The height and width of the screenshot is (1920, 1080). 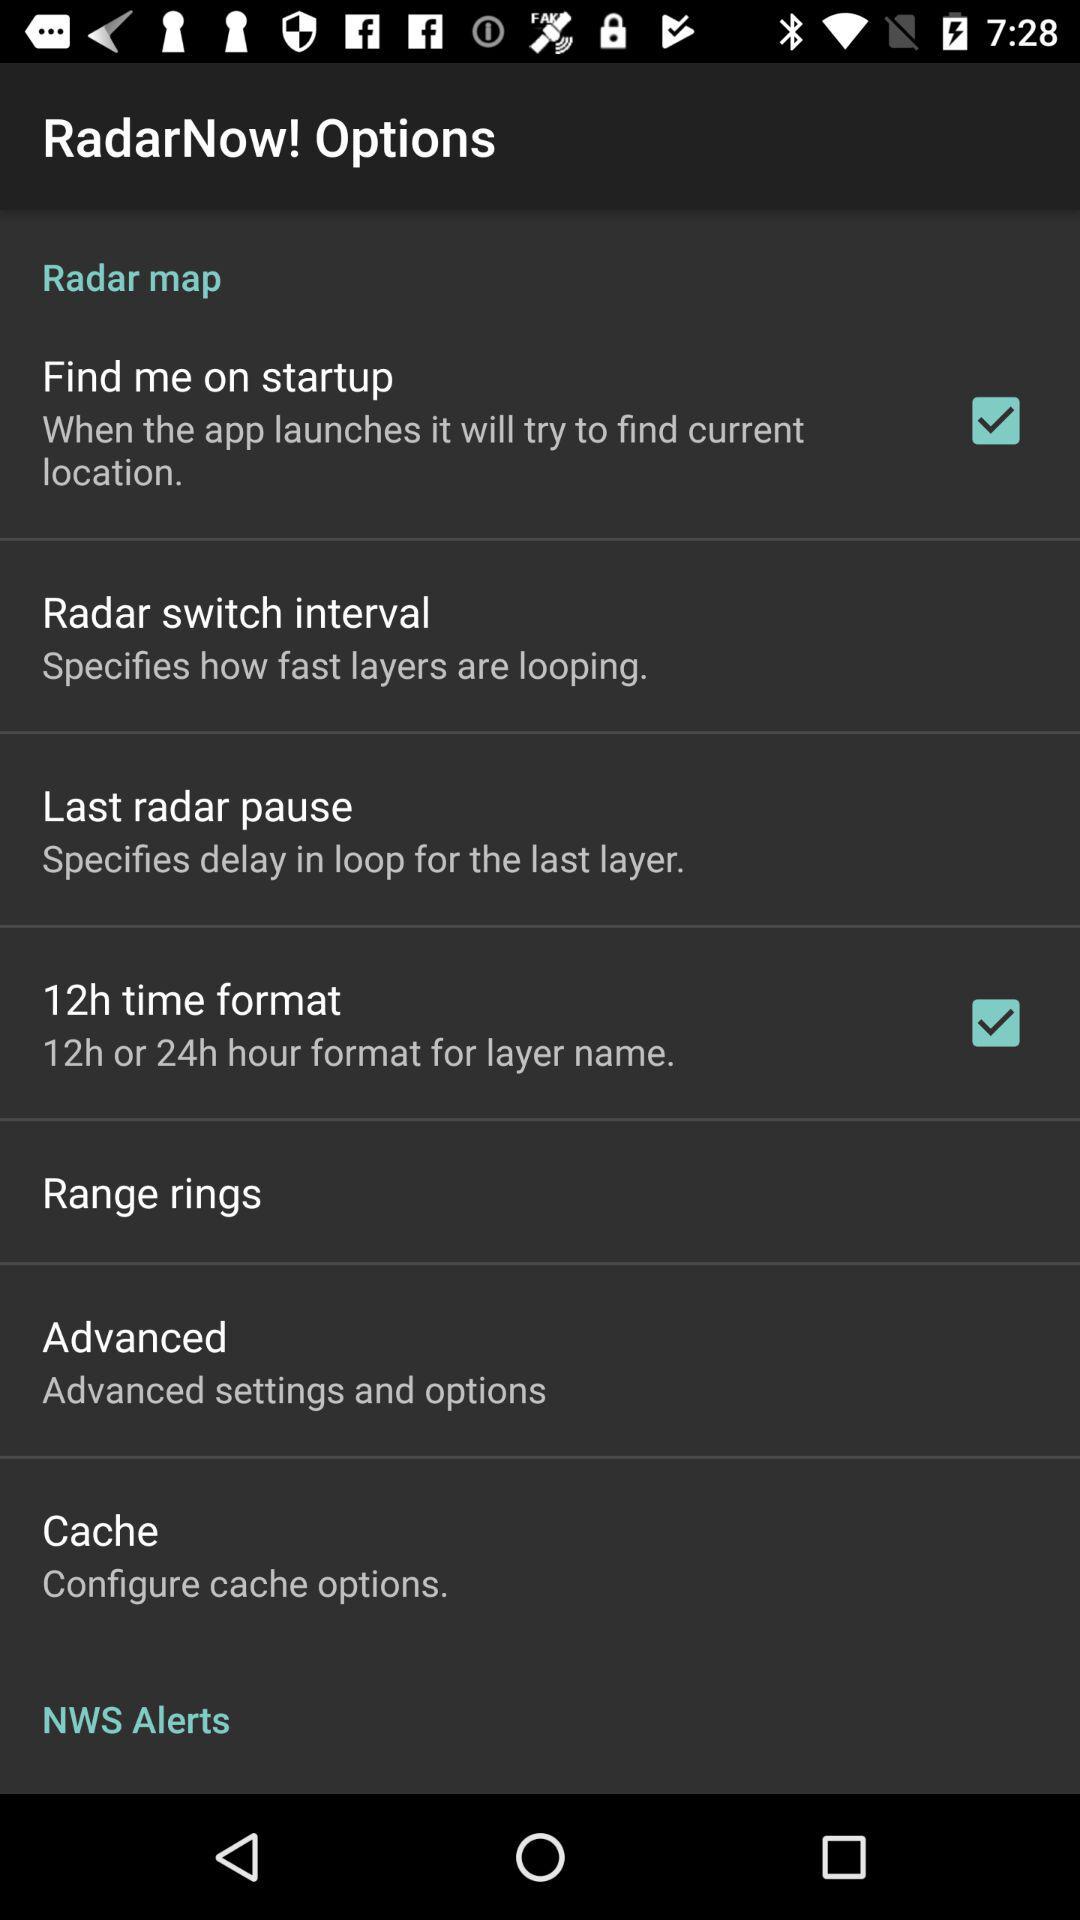 I want to click on icon below the find me on app, so click(x=477, y=448).